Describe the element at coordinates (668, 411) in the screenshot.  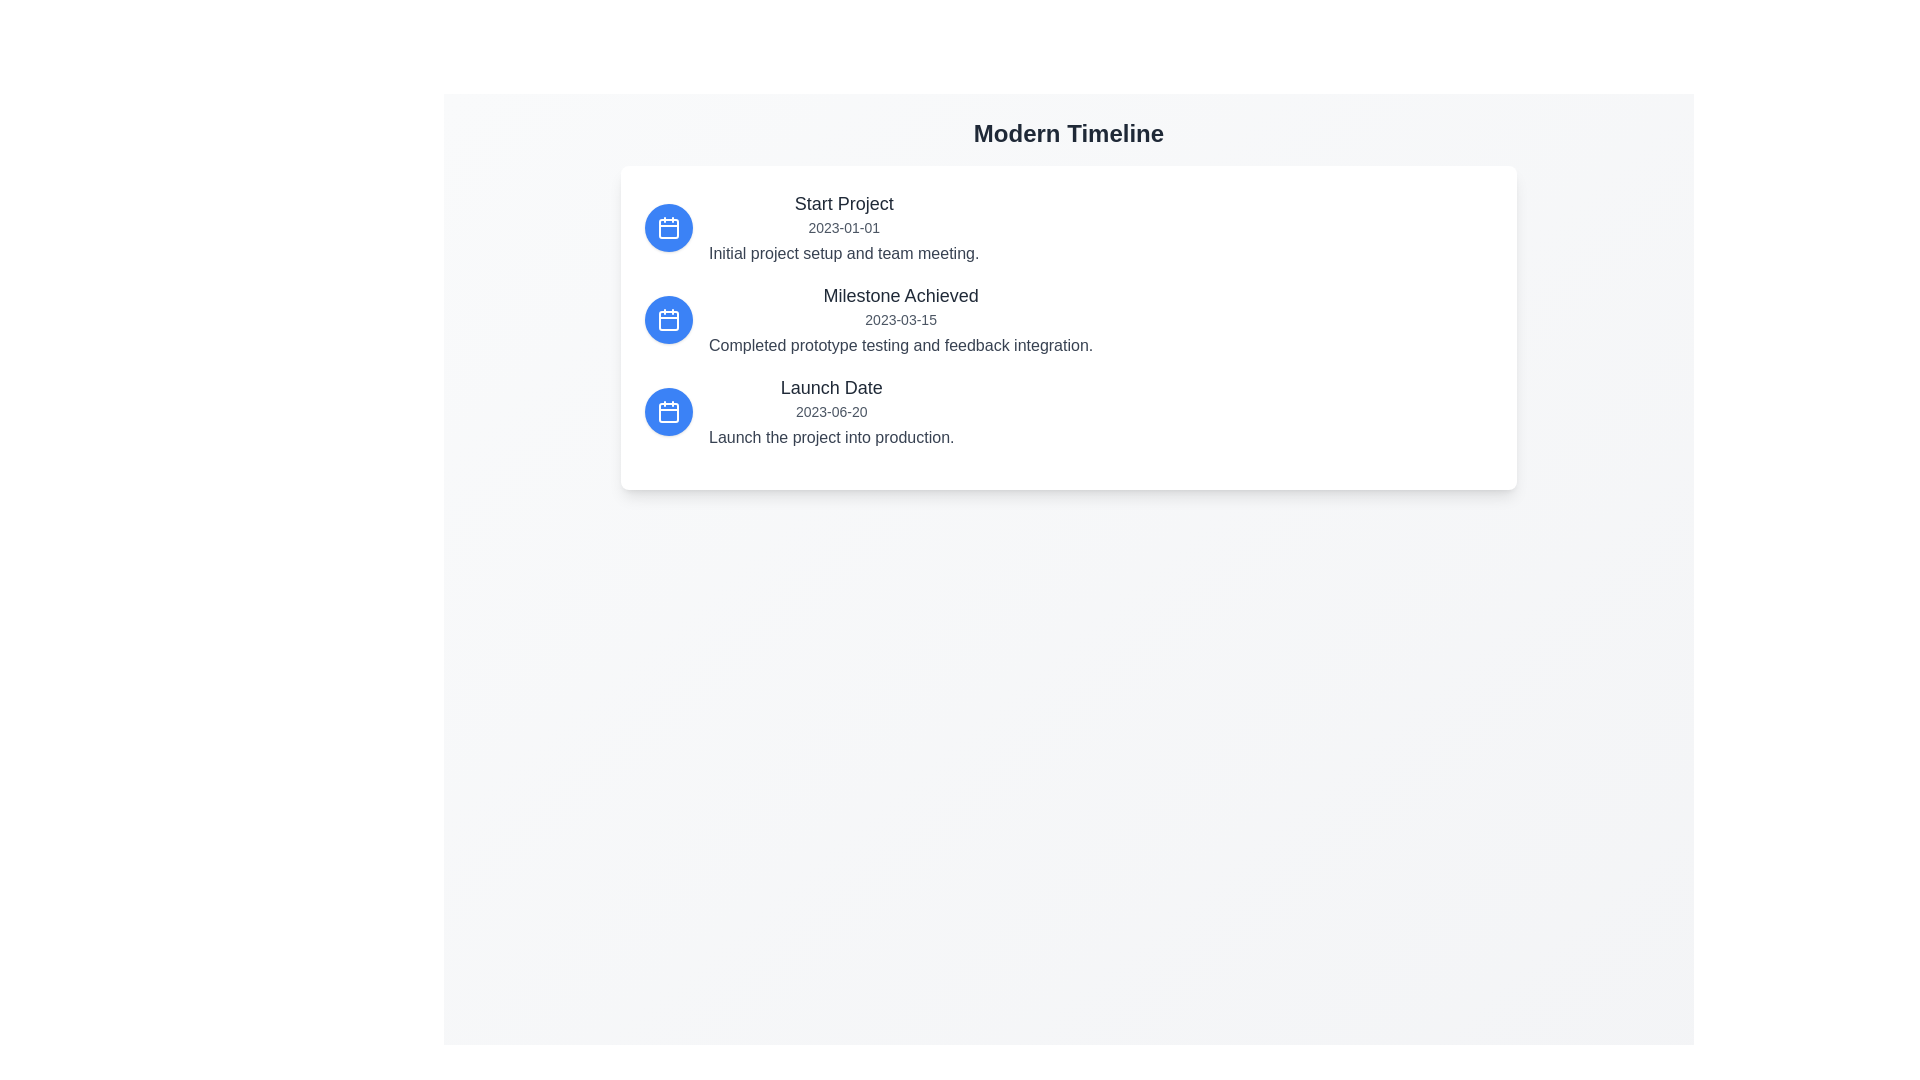
I see `the calendar icon with a blue background and white outline located in the third entry of the vertical timeline labeled 'Launch Date'` at that location.